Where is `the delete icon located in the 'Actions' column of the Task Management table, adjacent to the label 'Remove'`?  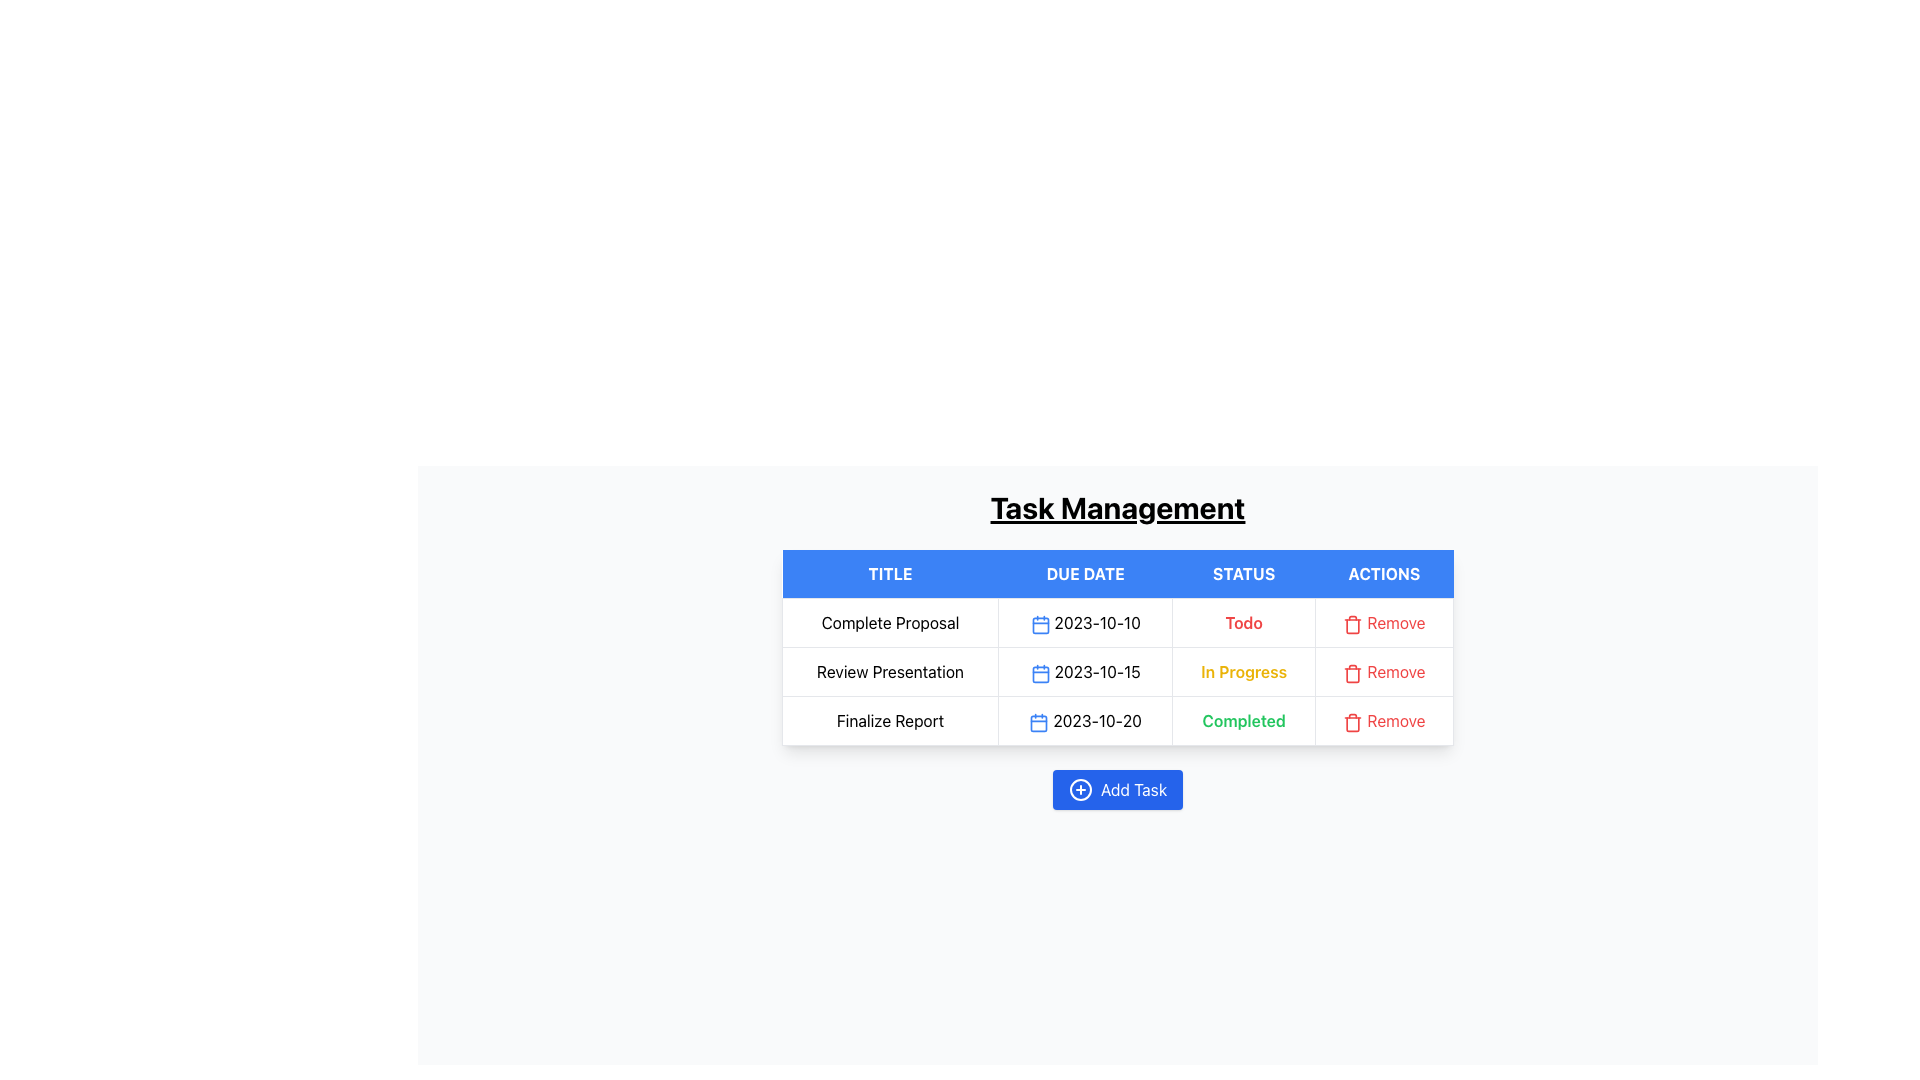 the delete icon located in the 'Actions' column of the Task Management table, adjacent to the label 'Remove' is located at coordinates (1353, 625).